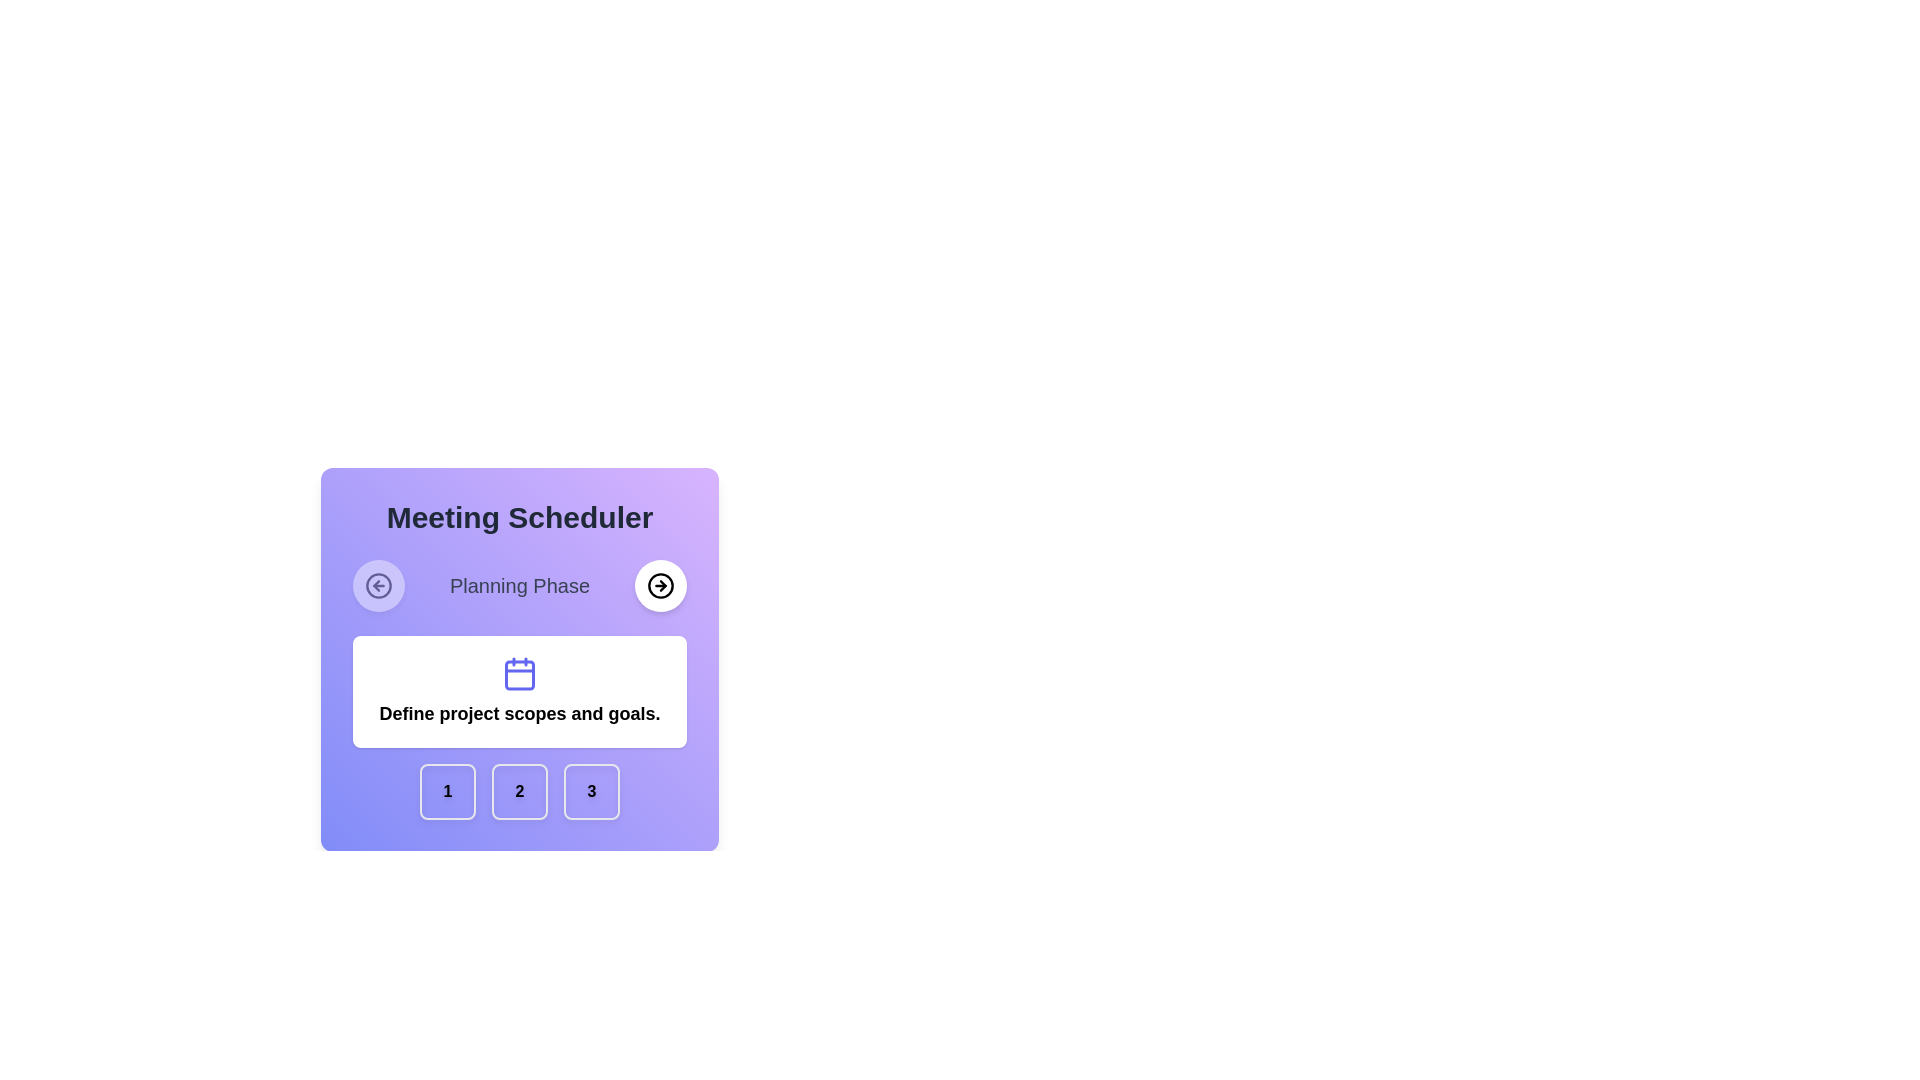  Describe the element at coordinates (519, 675) in the screenshot. I see `the visual illustration component (rectangle) of the calendar, which is the innermost rectangle within the calendar icon located above the text 'Define project scopes and goals' and below the 'Planning Phase' header` at that location.